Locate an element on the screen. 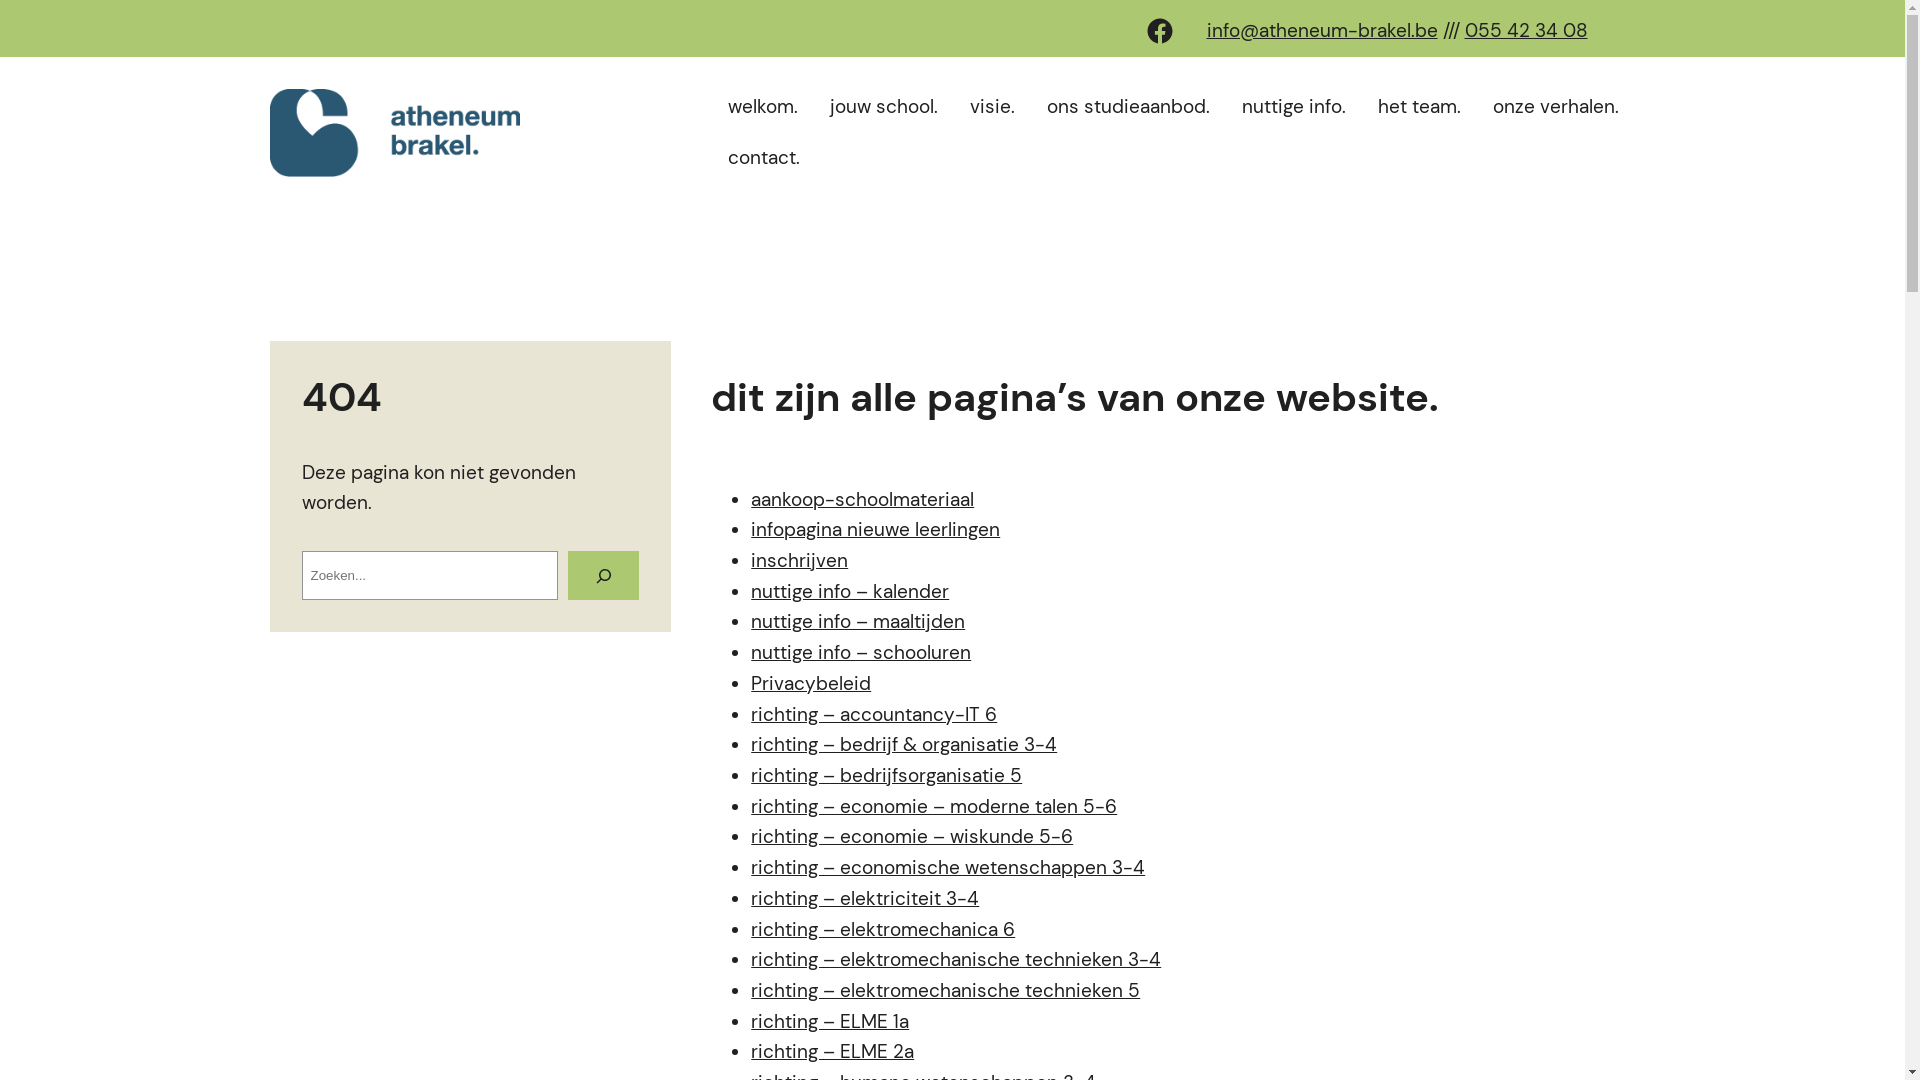 This screenshot has width=1920, height=1080. 'Facebook' is located at coordinates (1158, 30).